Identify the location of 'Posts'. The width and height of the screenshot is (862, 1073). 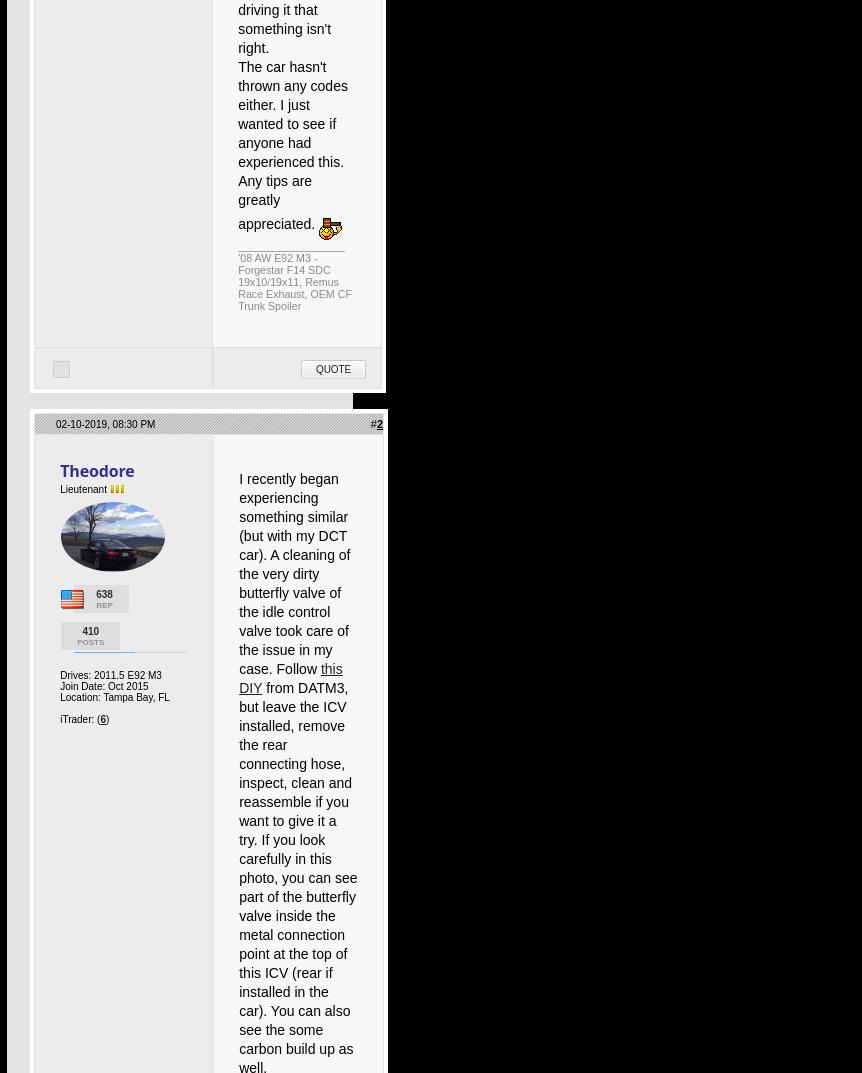
(89, 641).